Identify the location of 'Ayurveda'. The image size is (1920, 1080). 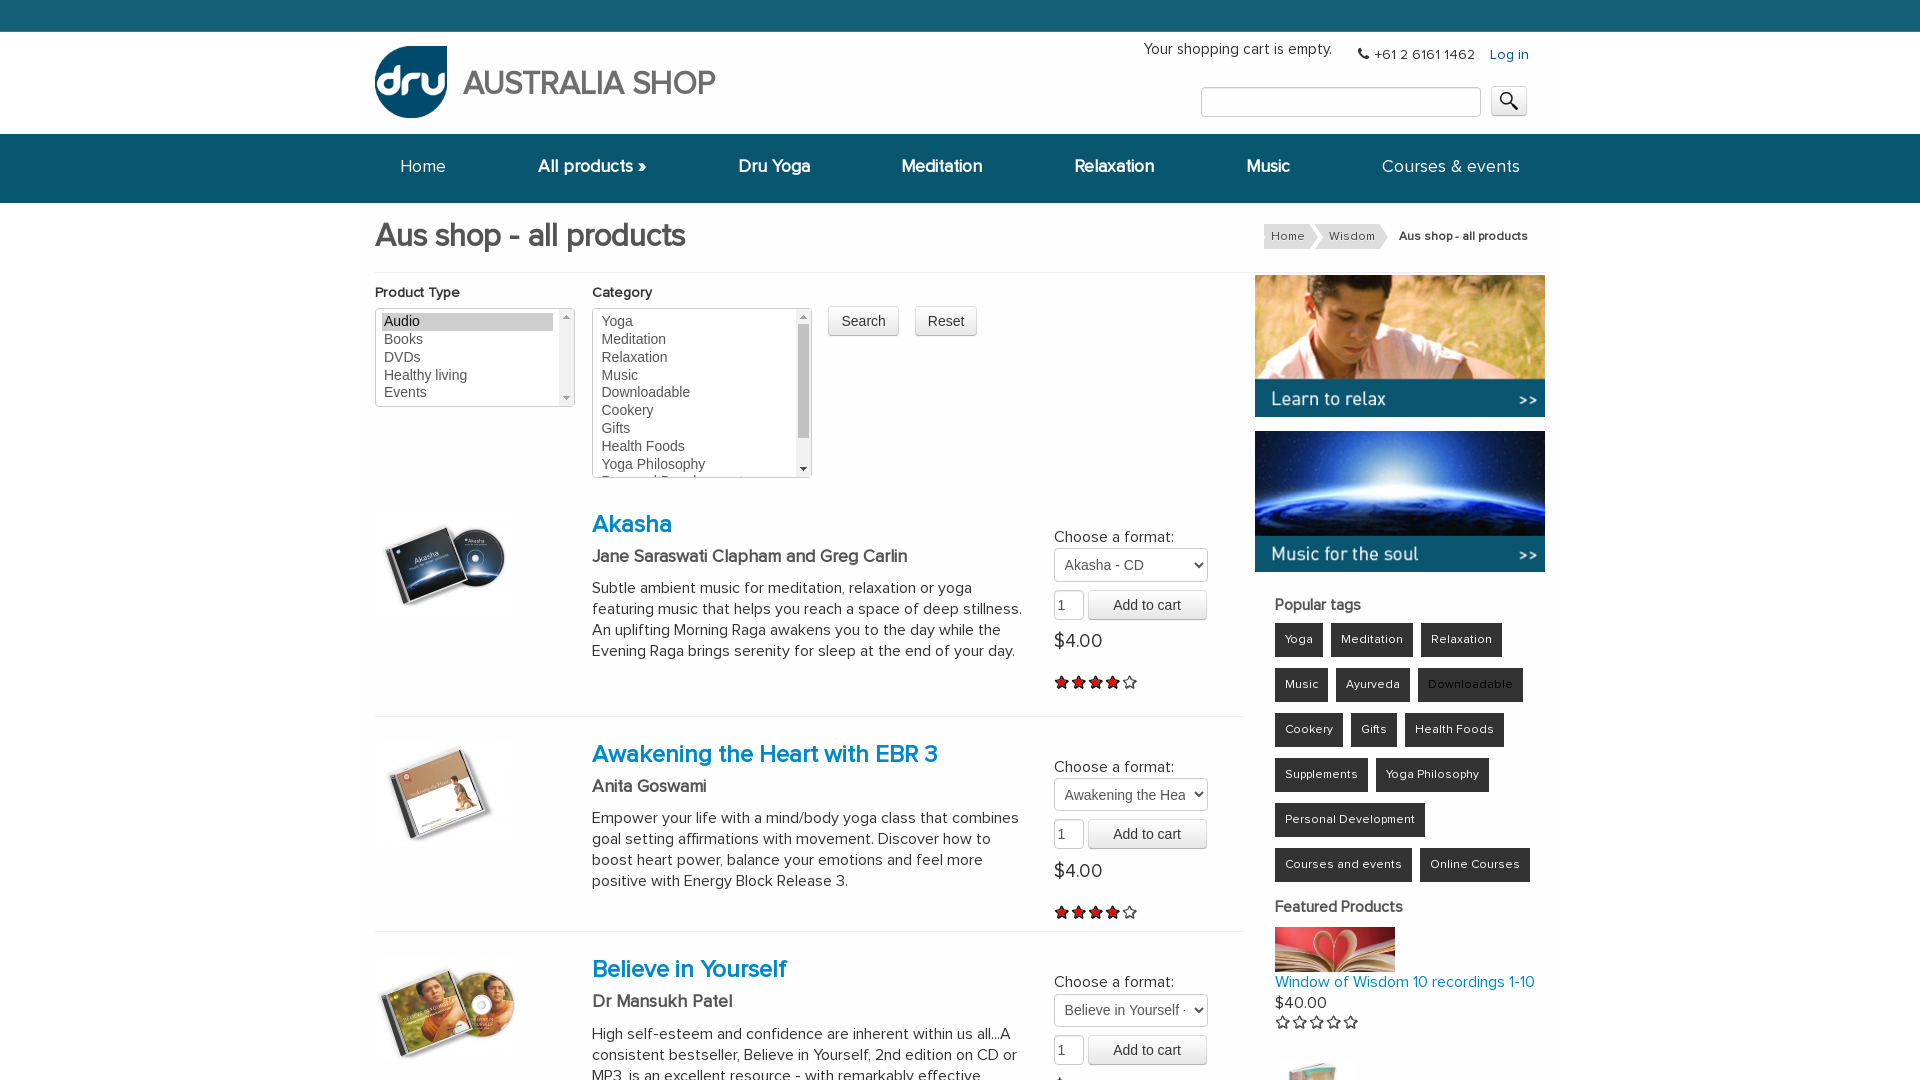
(1371, 684).